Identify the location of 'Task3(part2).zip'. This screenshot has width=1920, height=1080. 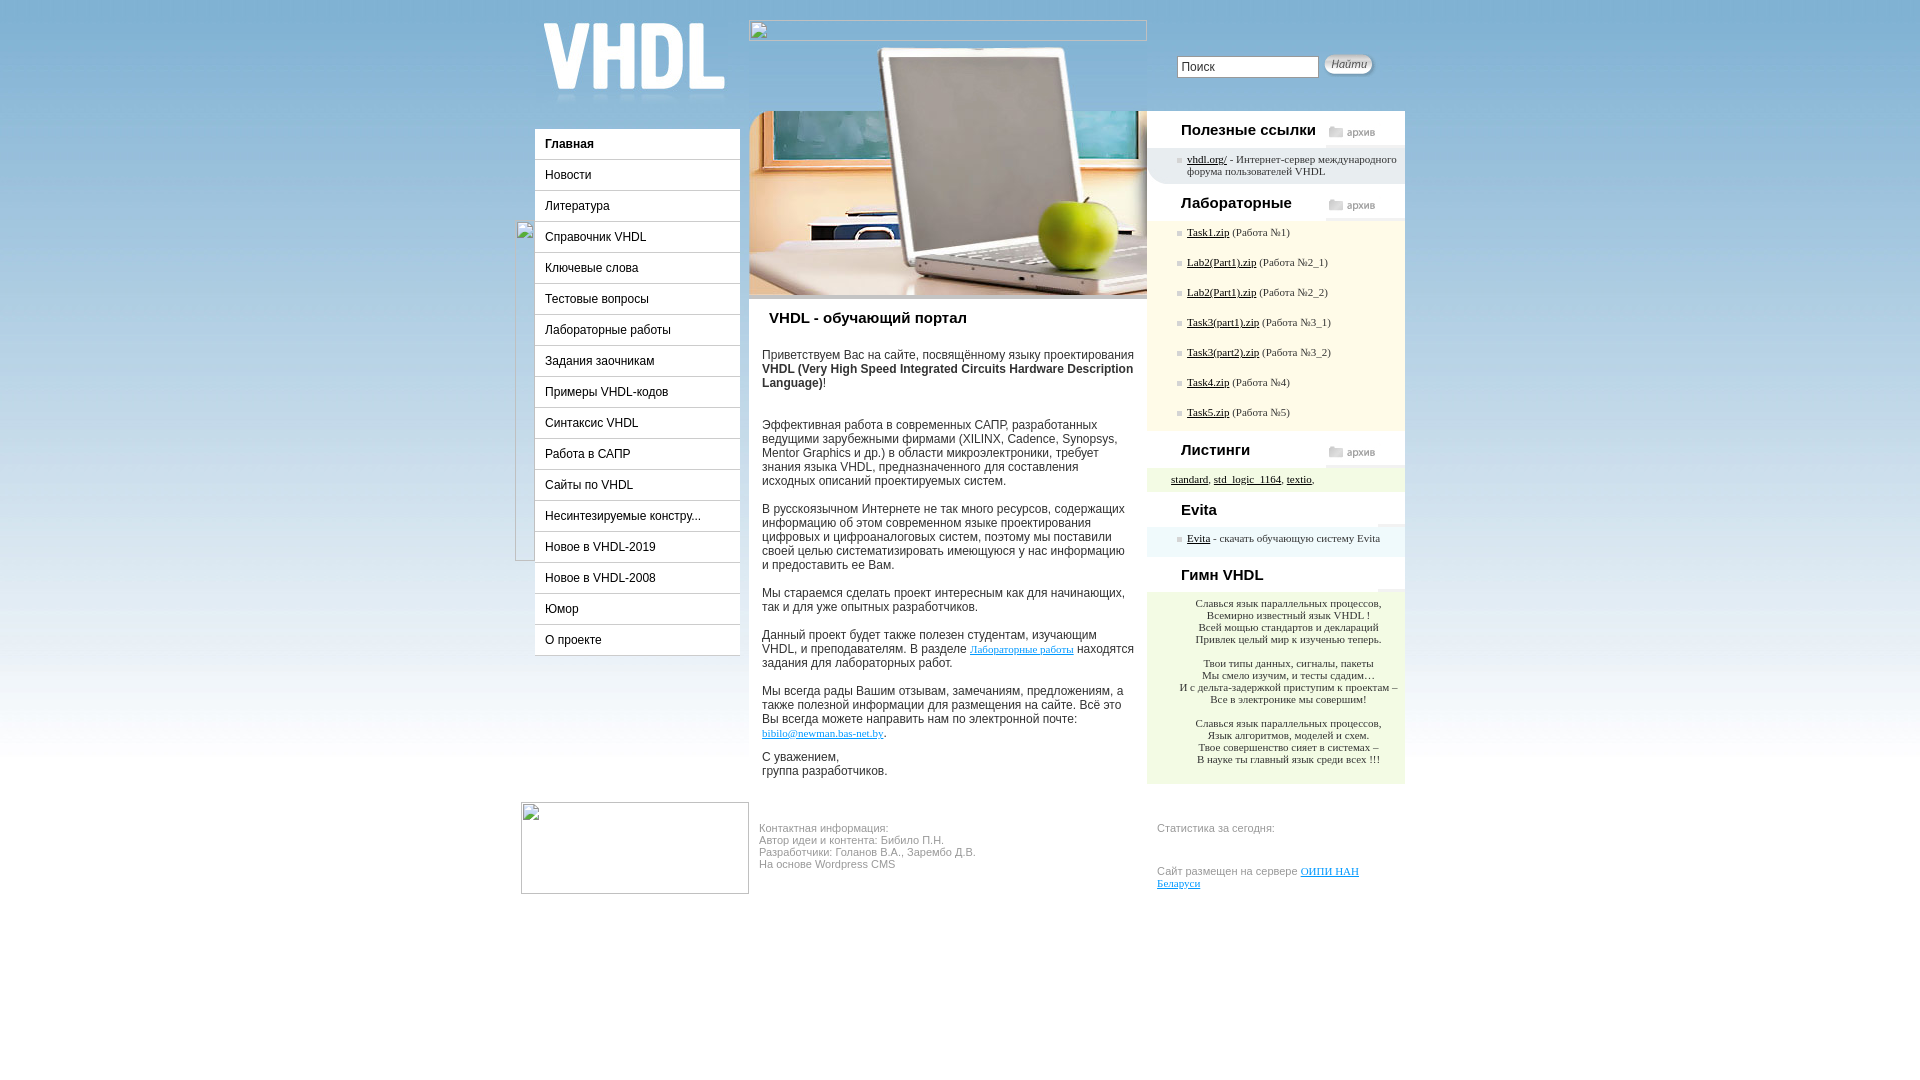
(1222, 350).